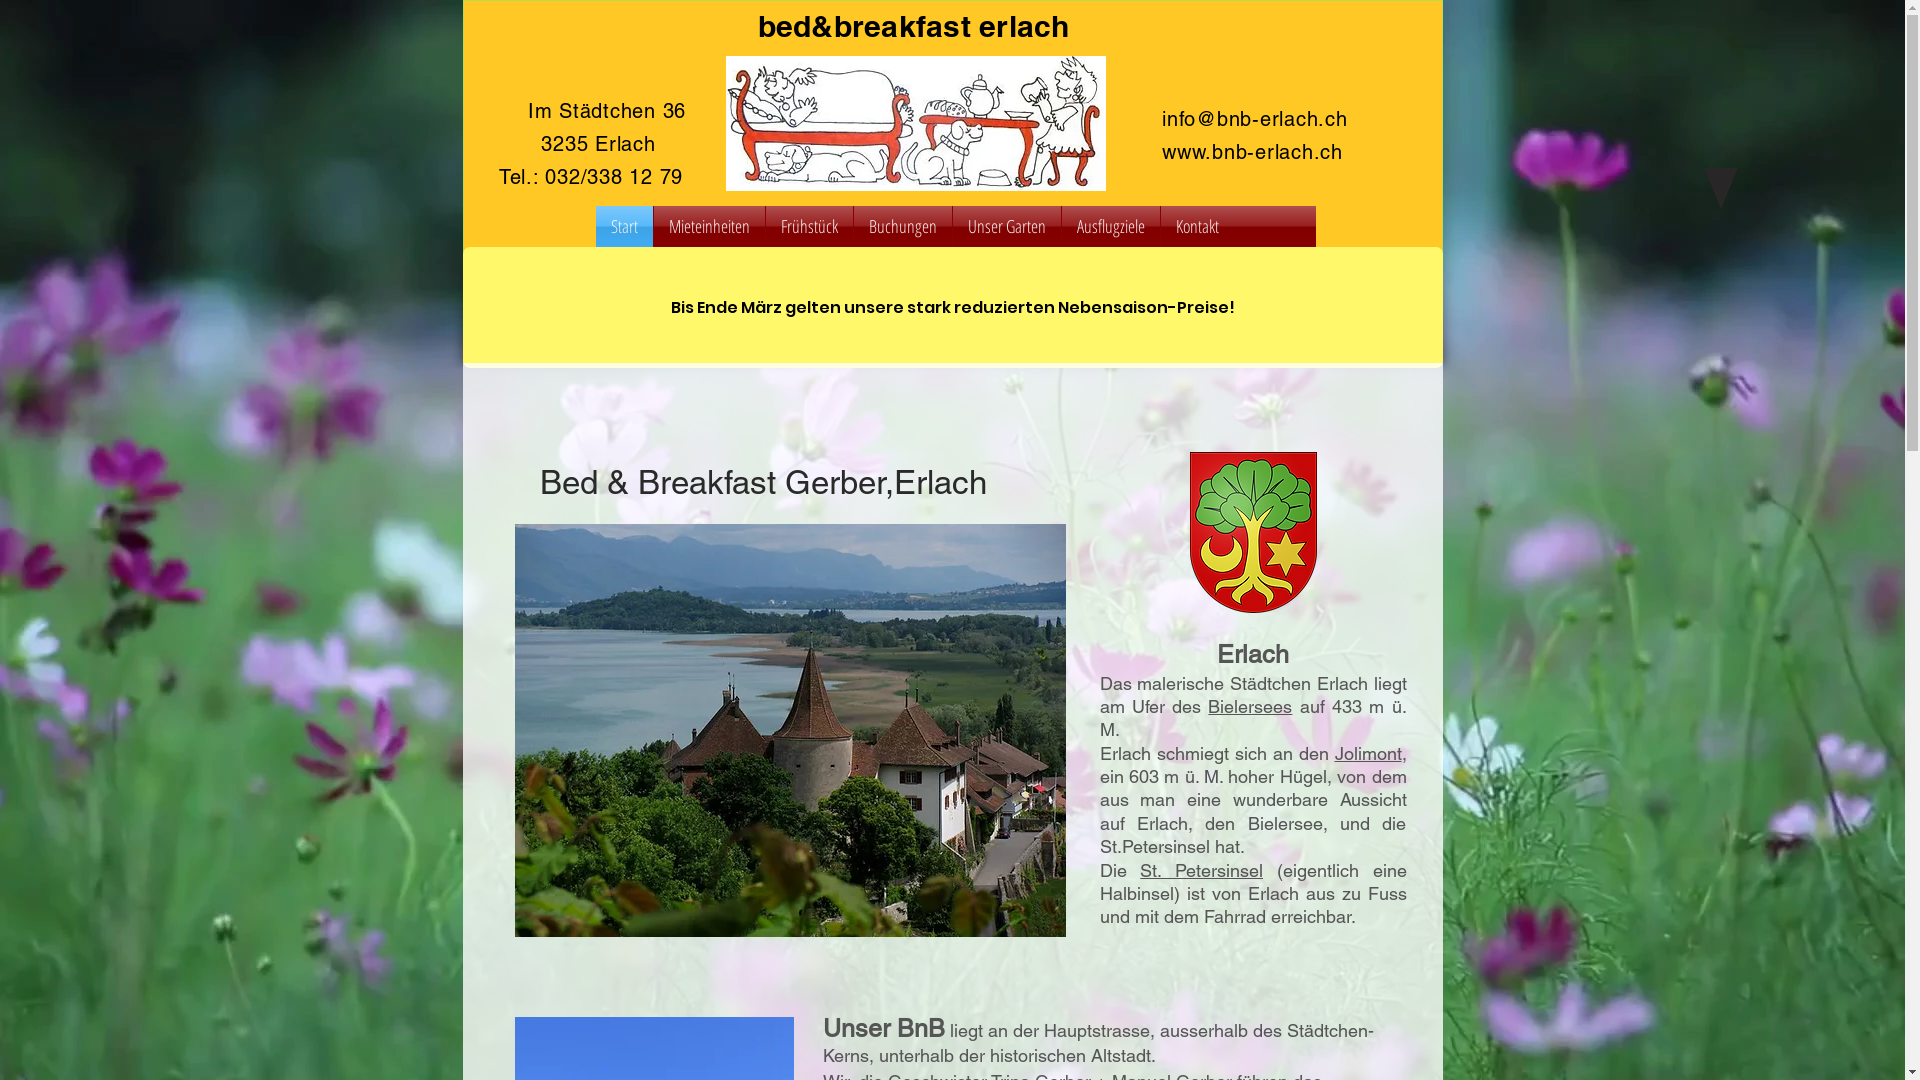 The height and width of the screenshot is (1080, 1920). I want to click on 'Unser Garten', so click(1006, 225).